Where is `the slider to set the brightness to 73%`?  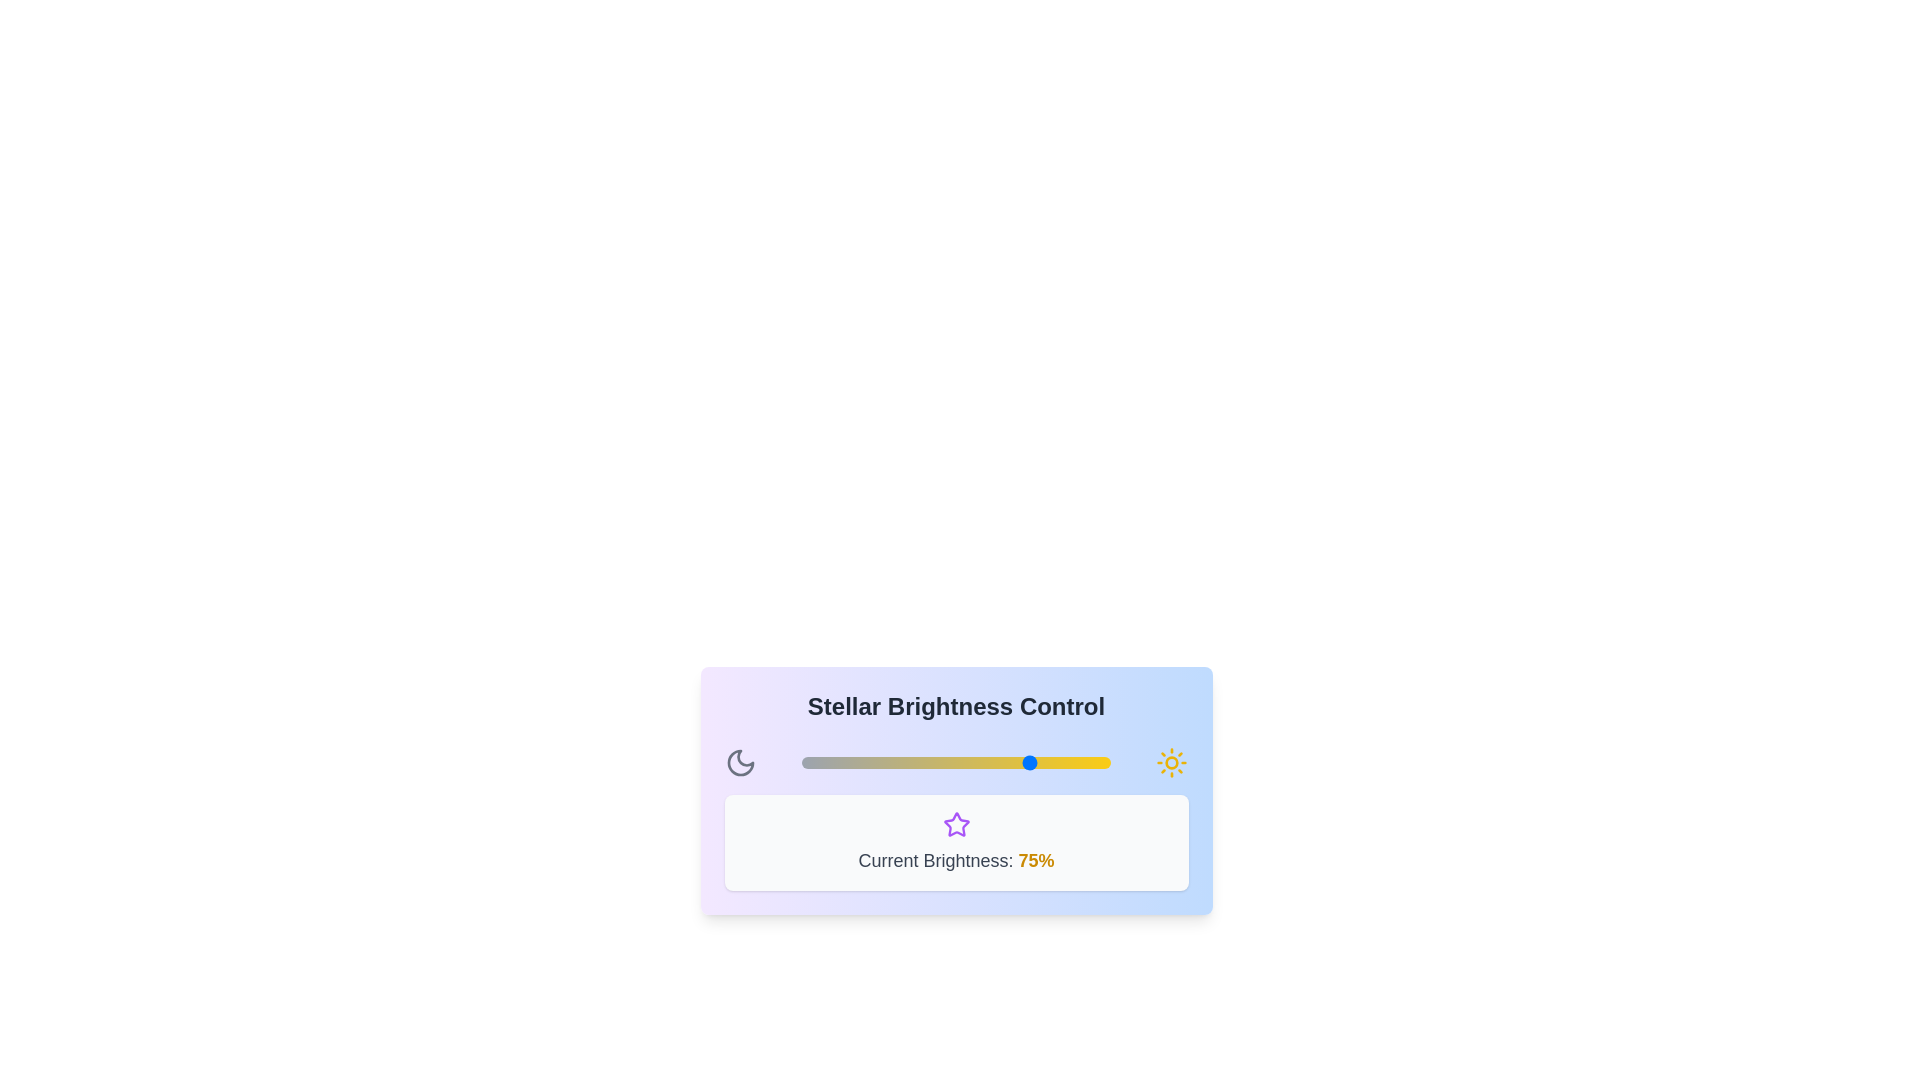 the slider to set the brightness to 73% is located at coordinates (1027, 763).